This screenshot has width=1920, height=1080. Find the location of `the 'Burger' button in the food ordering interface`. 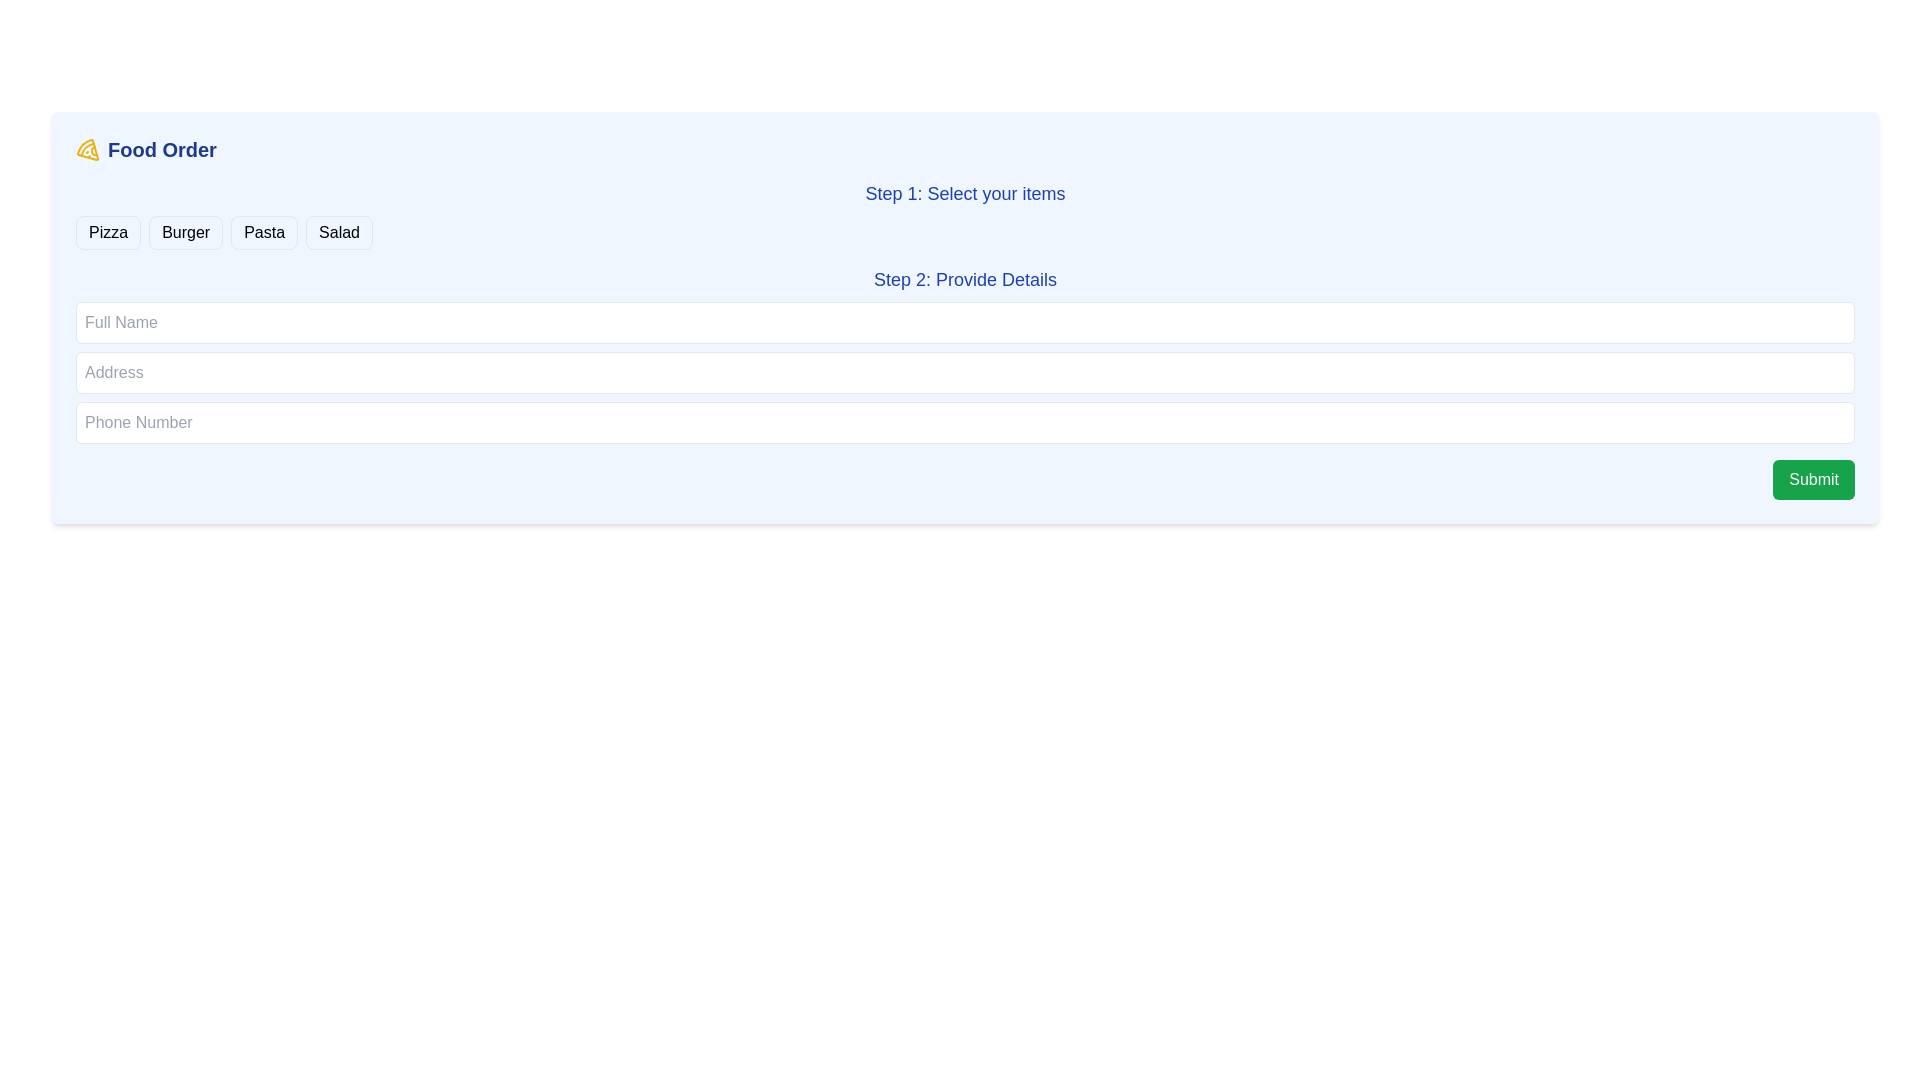

the 'Burger' button in the food ordering interface is located at coordinates (186, 231).